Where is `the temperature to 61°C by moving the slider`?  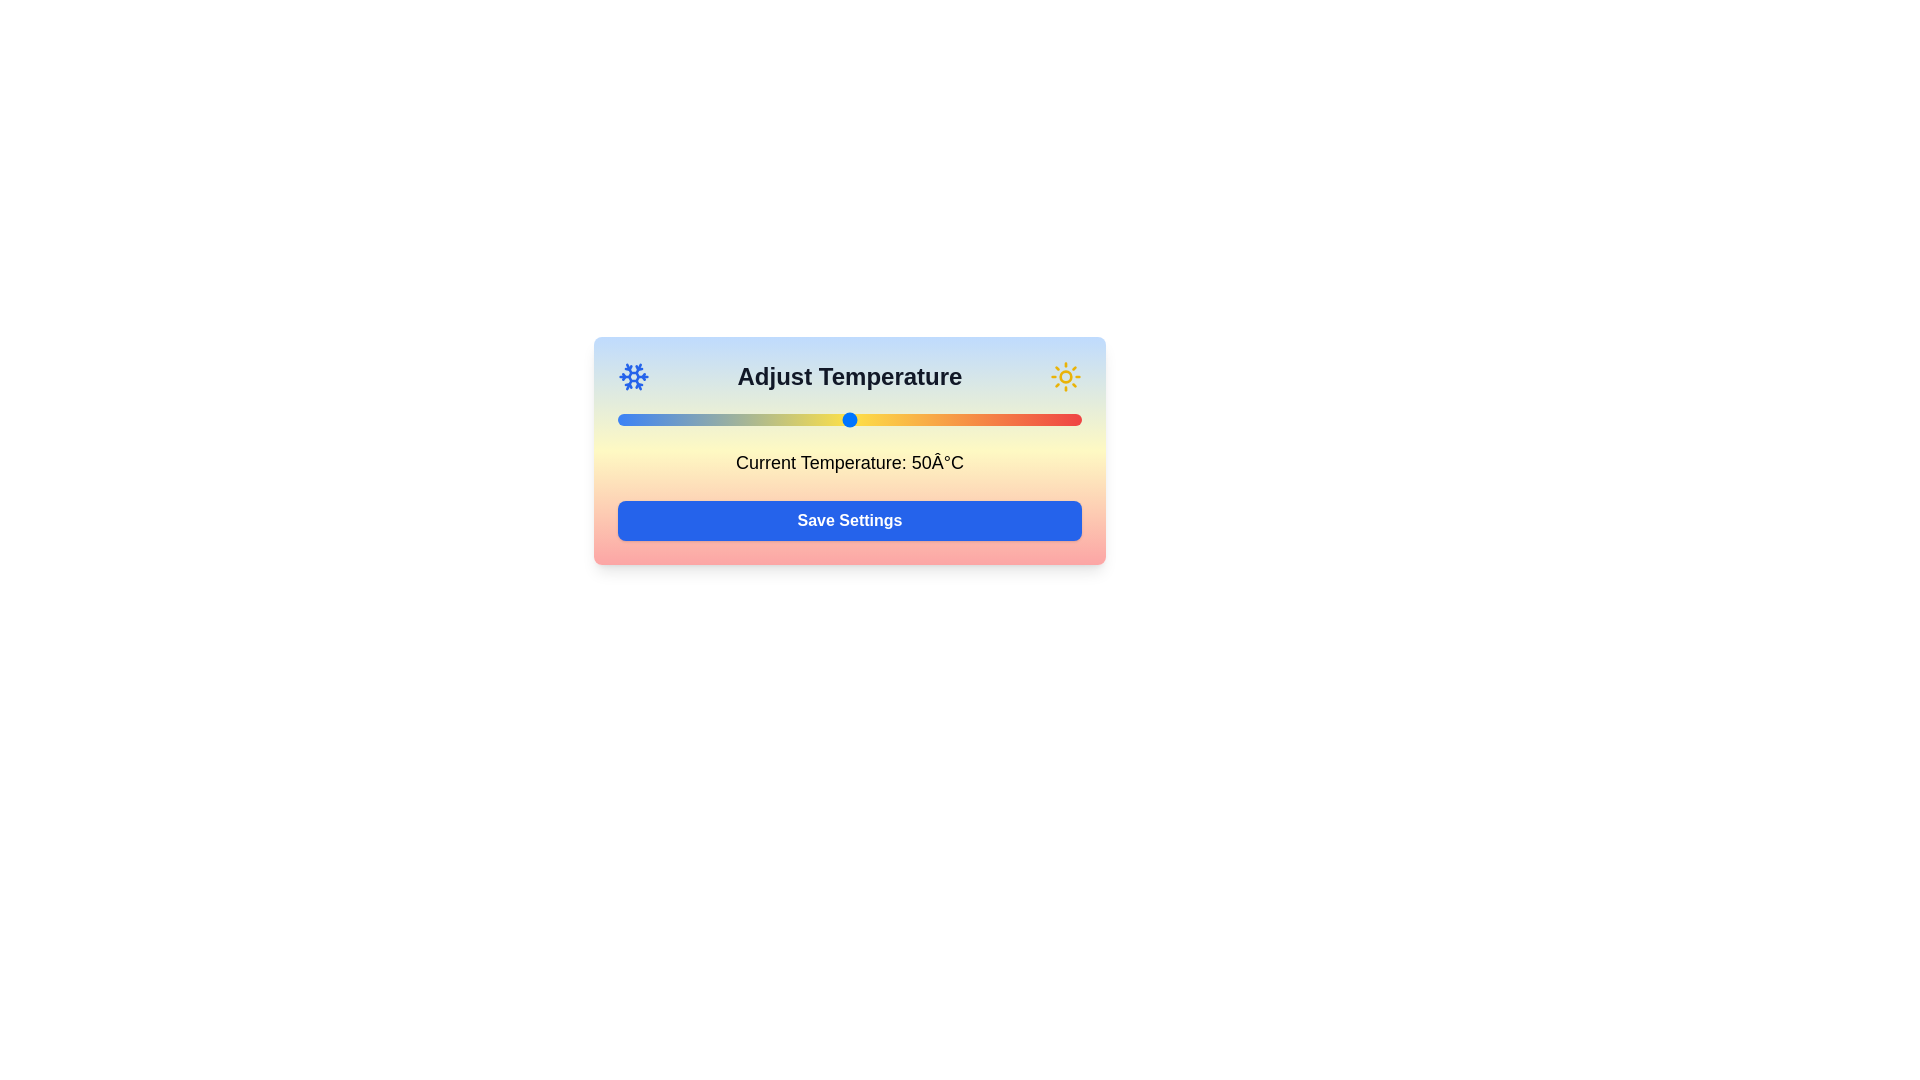 the temperature to 61°C by moving the slider is located at coordinates (900, 419).